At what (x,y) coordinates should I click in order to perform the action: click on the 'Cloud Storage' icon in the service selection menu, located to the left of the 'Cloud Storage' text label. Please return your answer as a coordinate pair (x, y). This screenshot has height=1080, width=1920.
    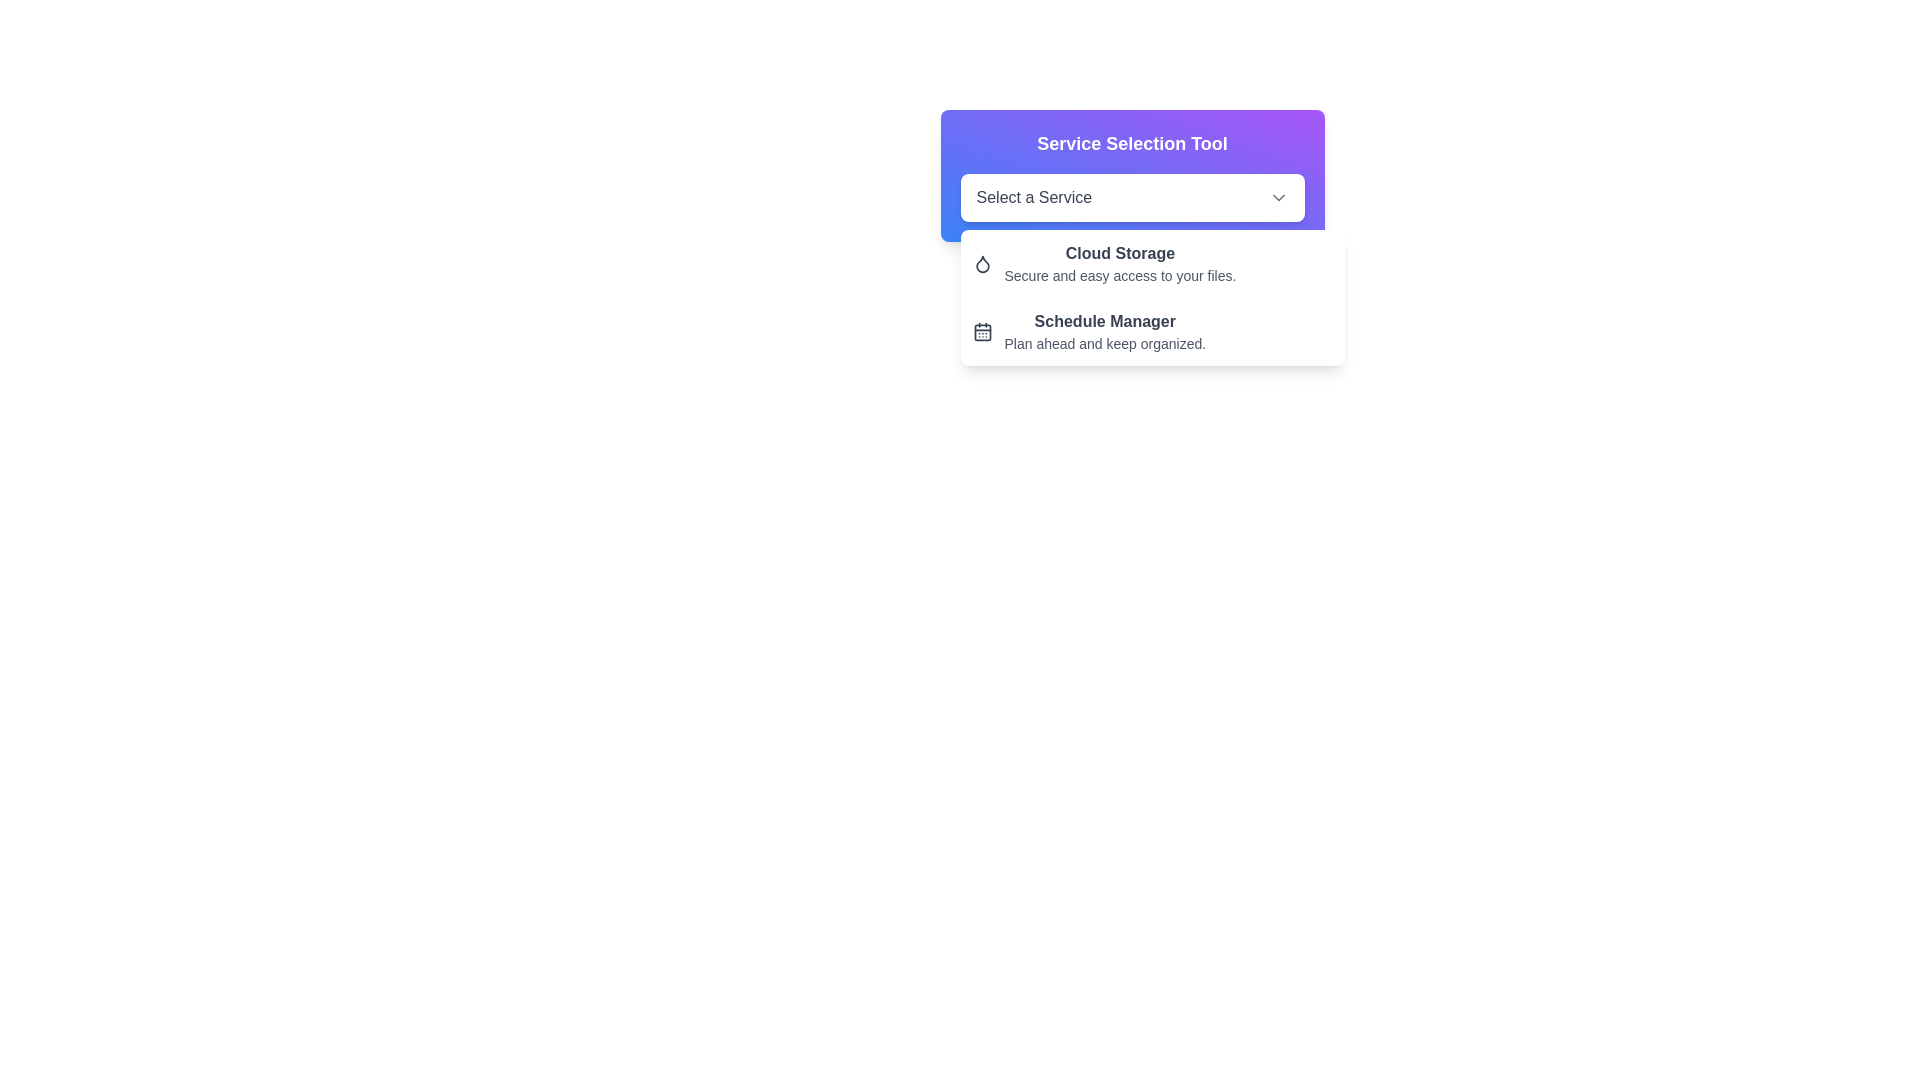
    Looking at the image, I should click on (982, 263).